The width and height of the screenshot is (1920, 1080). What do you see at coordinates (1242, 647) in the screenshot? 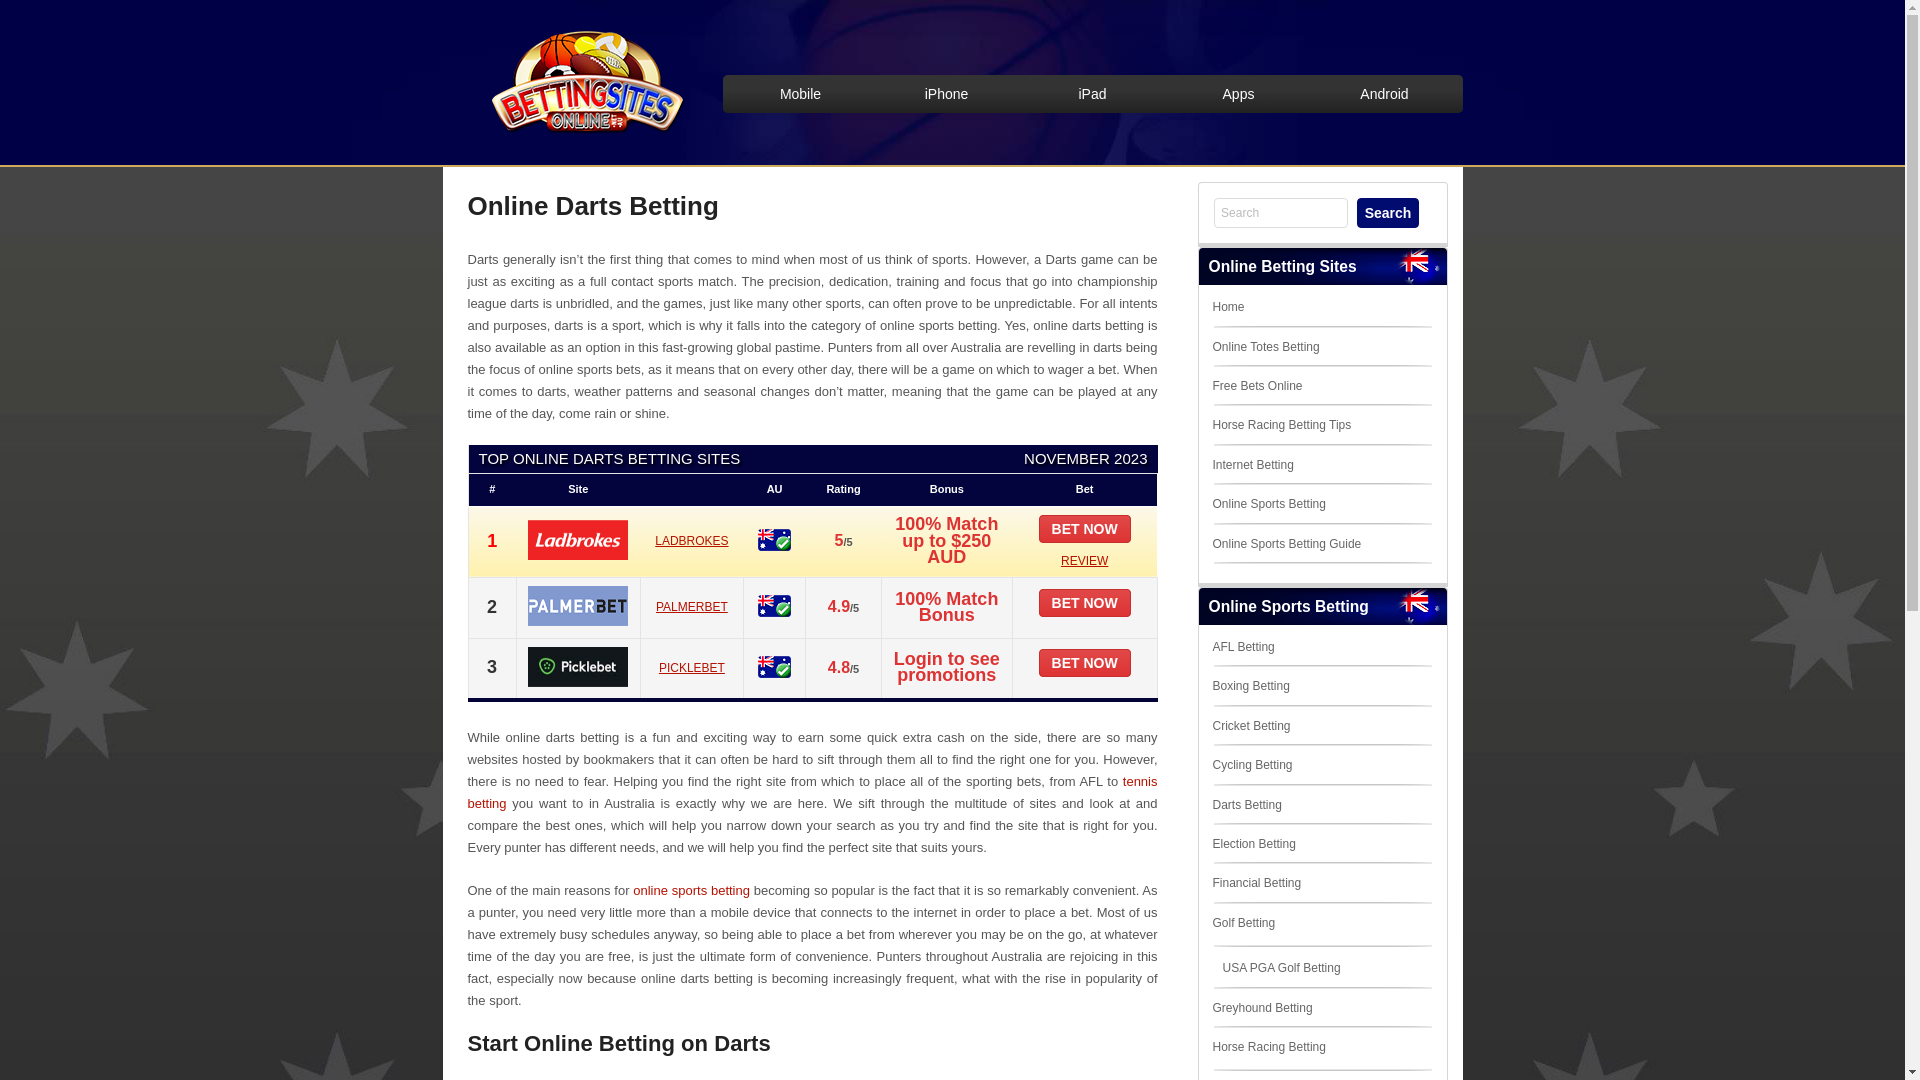
I see `'AFL Betting'` at bounding box center [1242, 647].